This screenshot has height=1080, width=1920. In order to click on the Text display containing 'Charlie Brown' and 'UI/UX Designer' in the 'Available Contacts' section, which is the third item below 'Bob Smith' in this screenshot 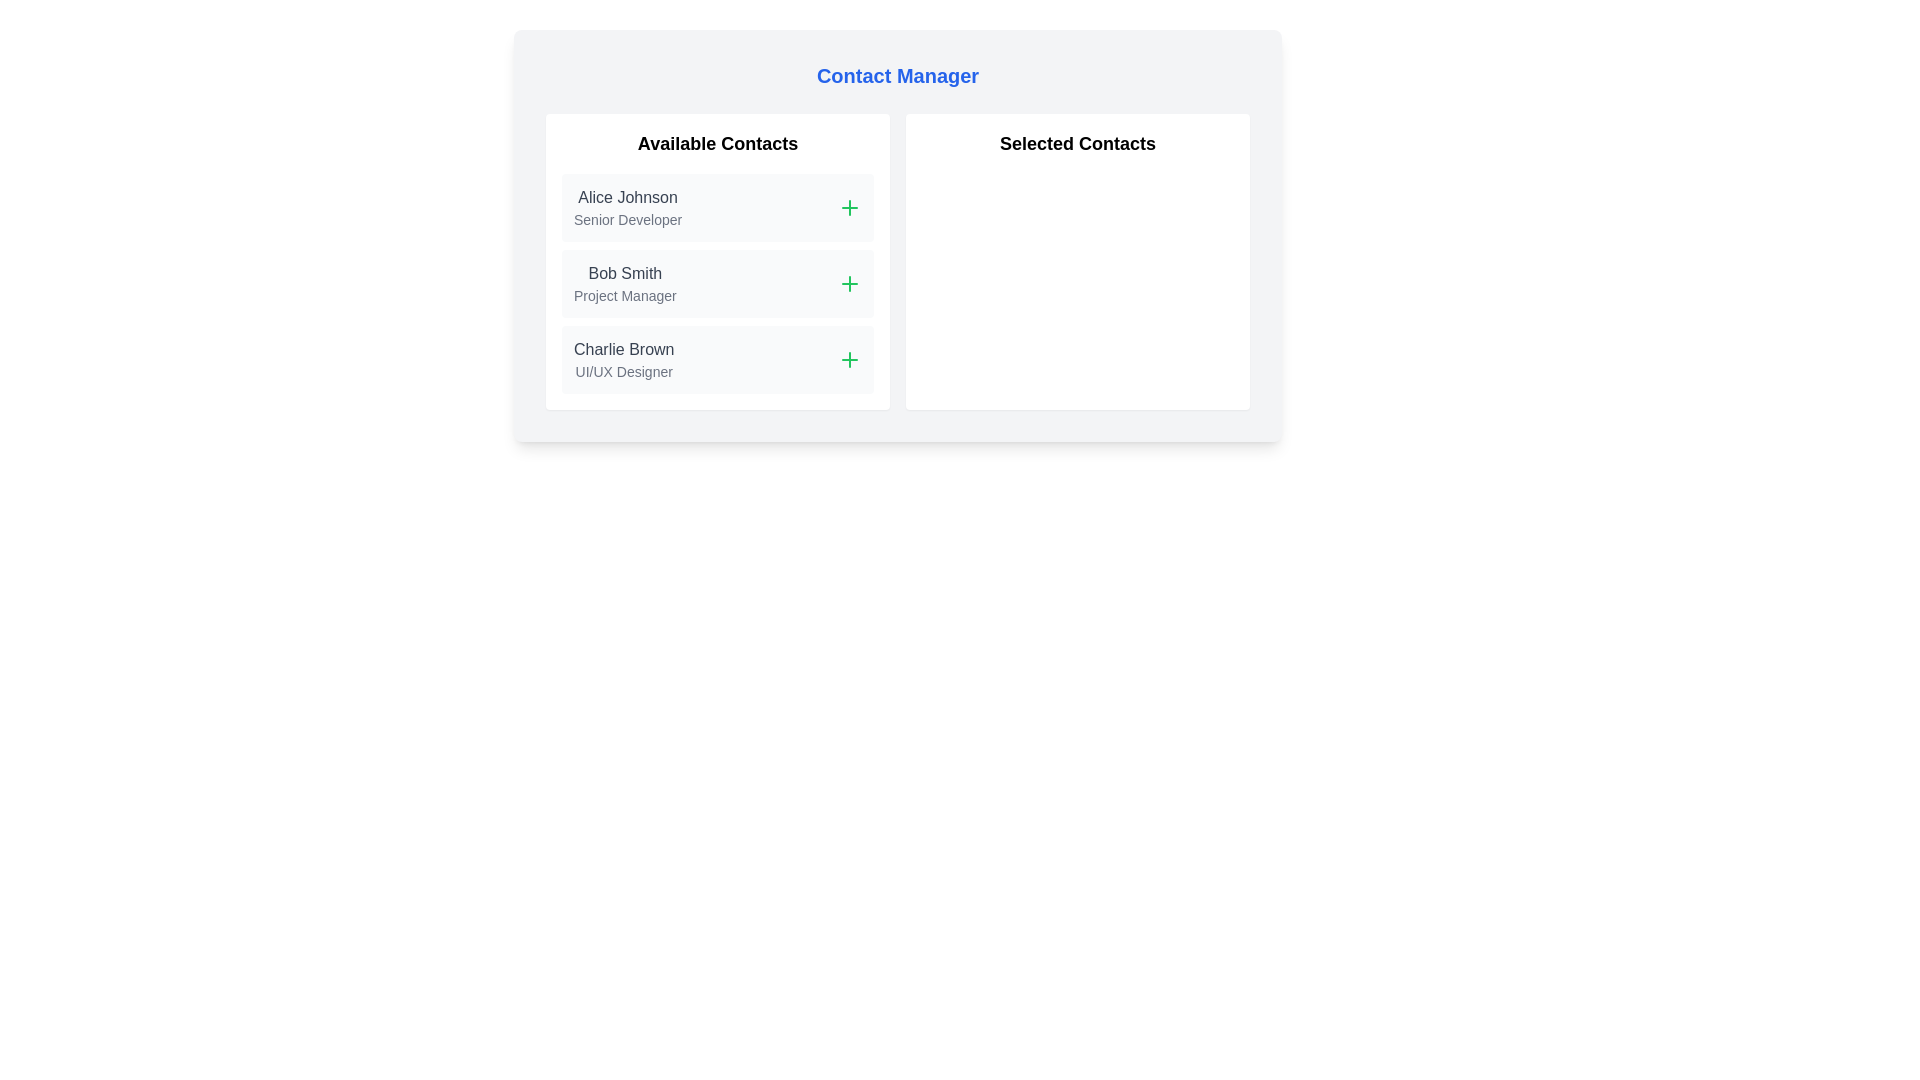, I will do `click(623, 358)`.